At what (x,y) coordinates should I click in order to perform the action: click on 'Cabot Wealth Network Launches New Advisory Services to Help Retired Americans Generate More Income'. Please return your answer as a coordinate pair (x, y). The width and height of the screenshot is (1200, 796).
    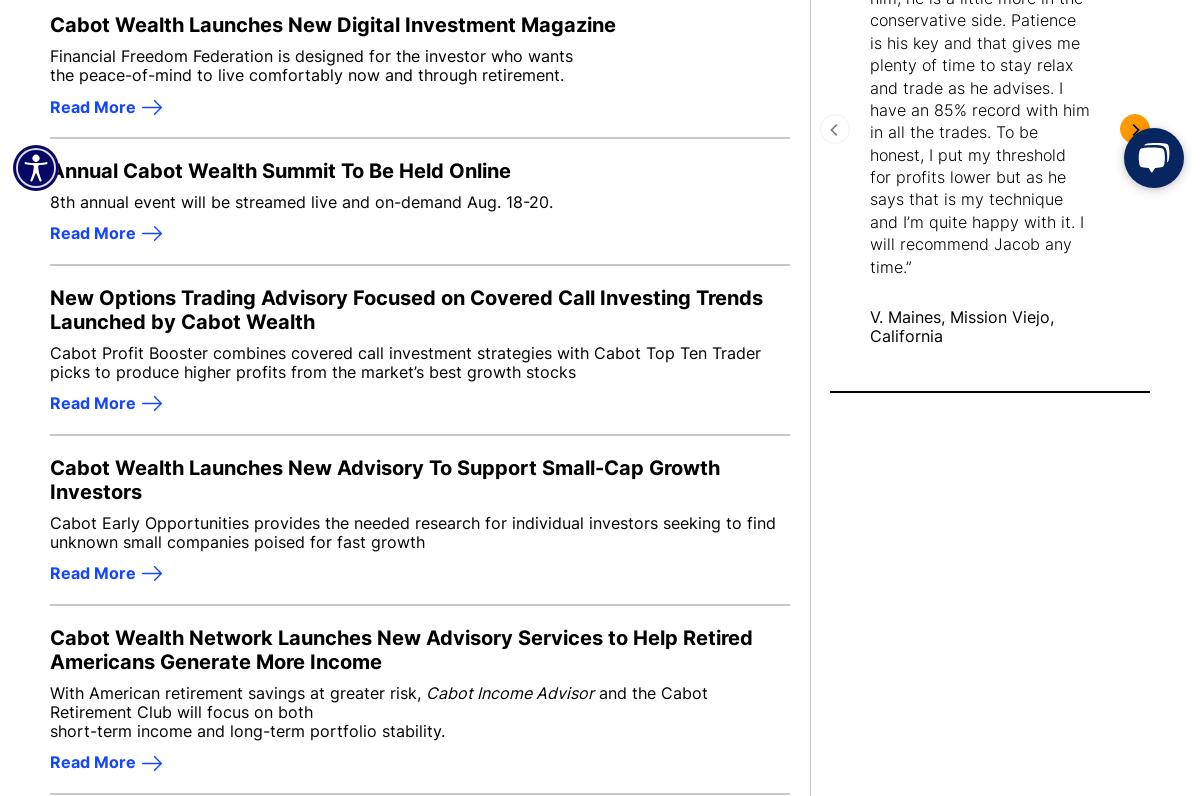
    Looking at the image, I should click on (401, 648).